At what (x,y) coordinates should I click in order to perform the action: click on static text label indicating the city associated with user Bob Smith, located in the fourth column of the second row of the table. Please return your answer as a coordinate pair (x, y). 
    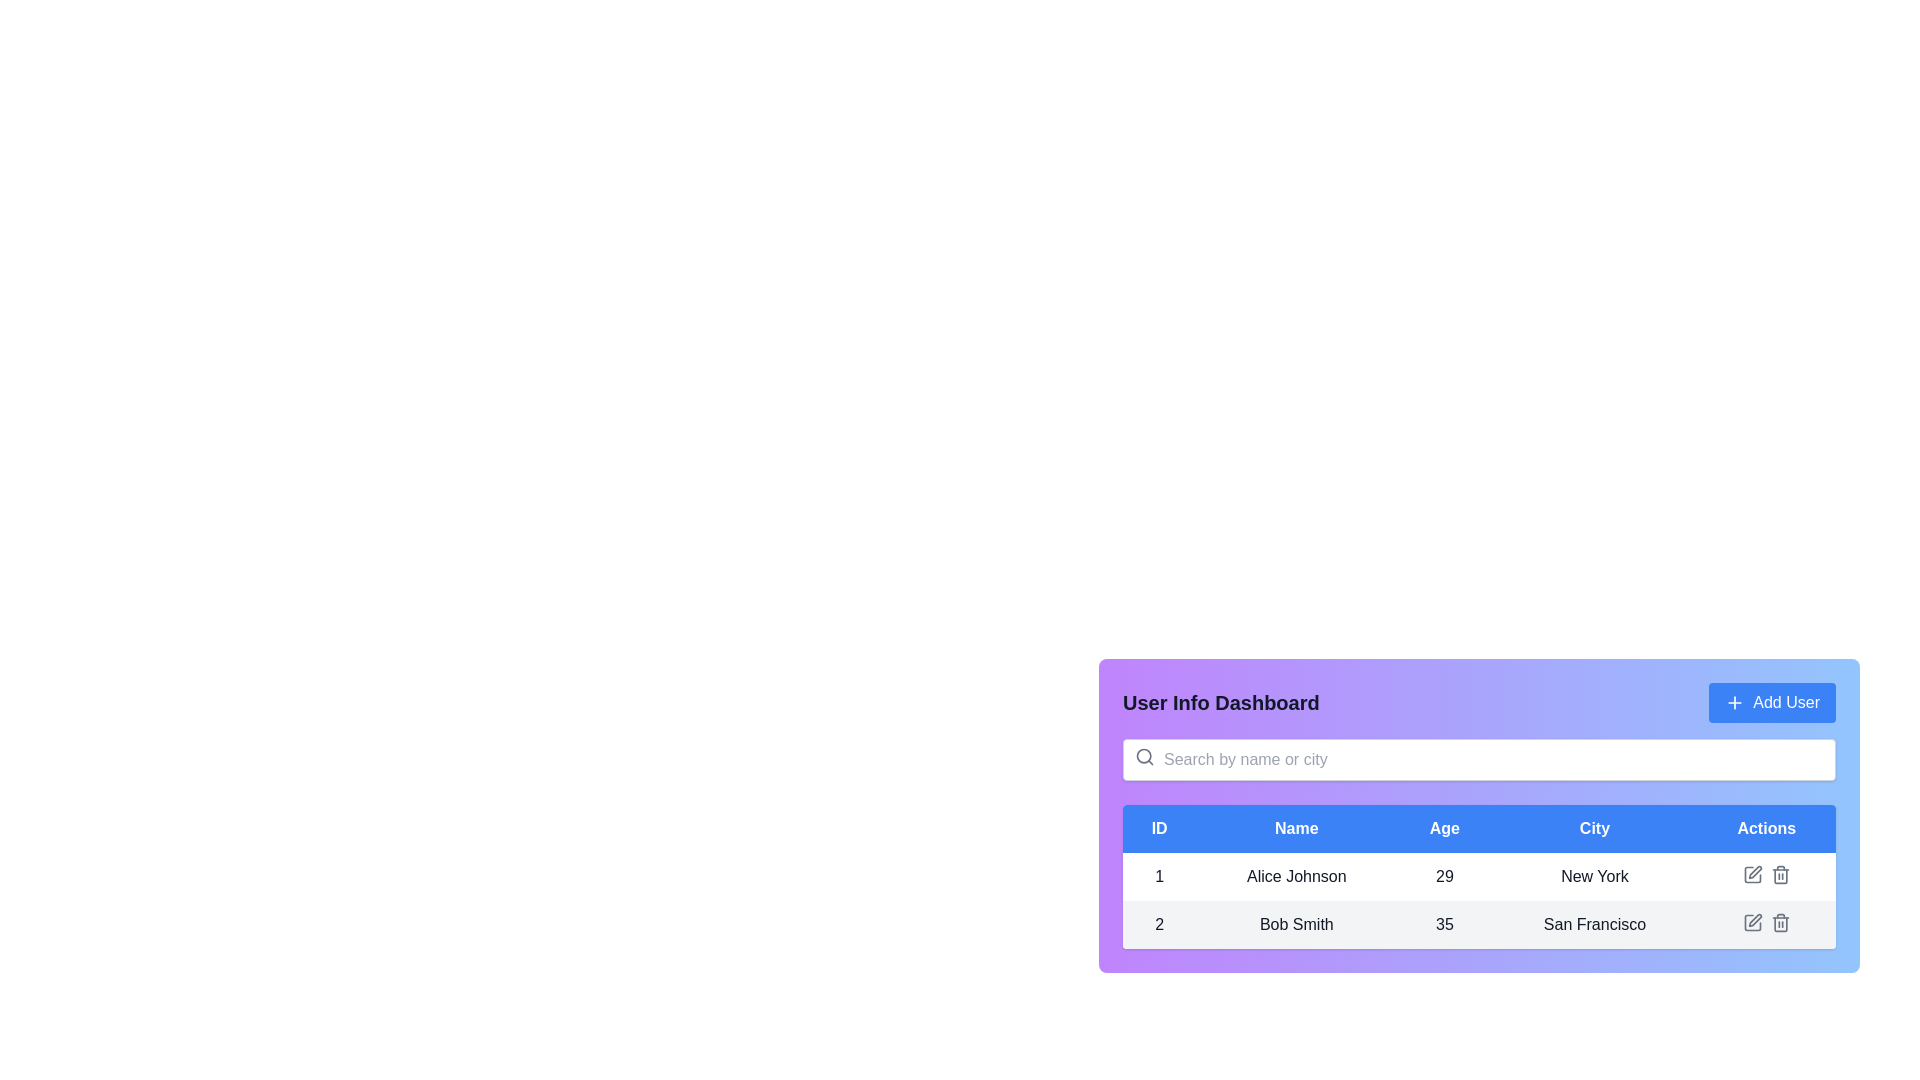
    Looking at the image, I should click on (1593, 925).